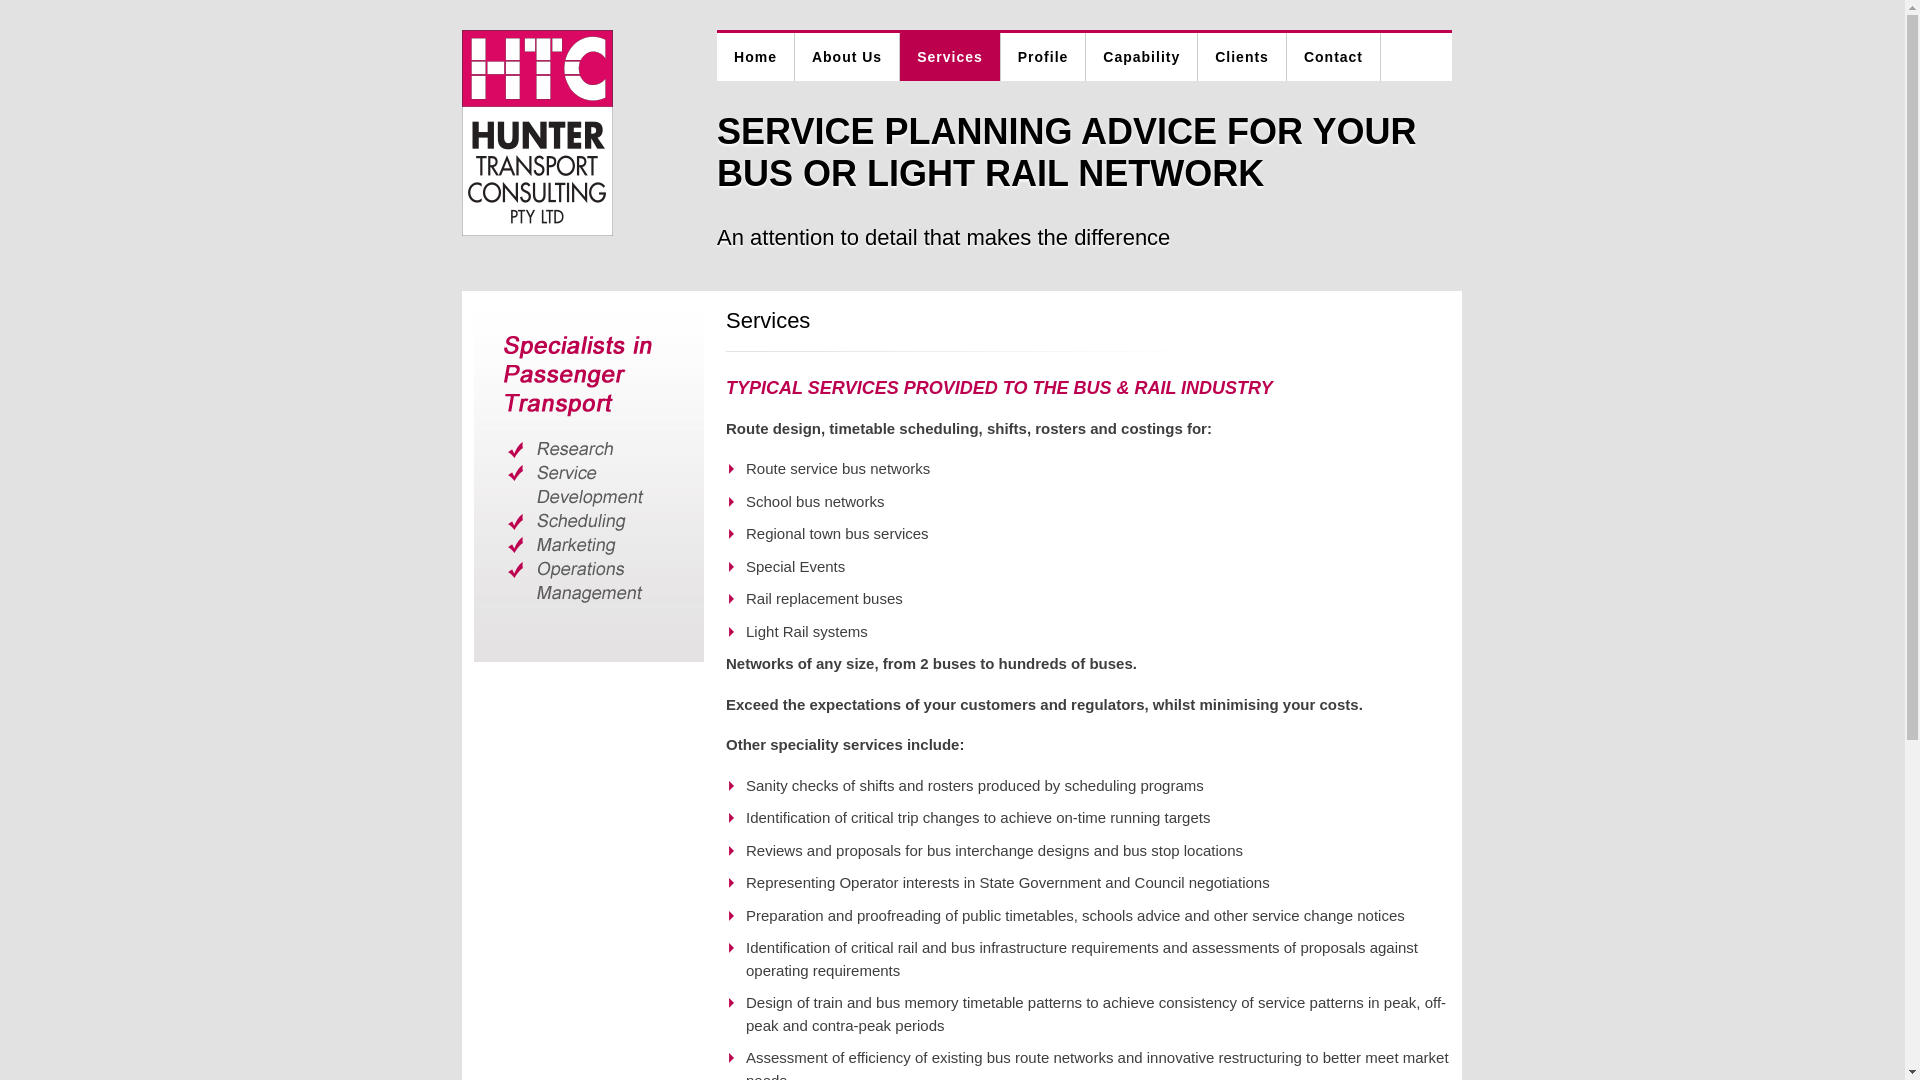 The width and height of the screenshot is (1920, 1080). Describe the element at coordinates (949, 56) in the screenshot. I see `'Services'` at that location.